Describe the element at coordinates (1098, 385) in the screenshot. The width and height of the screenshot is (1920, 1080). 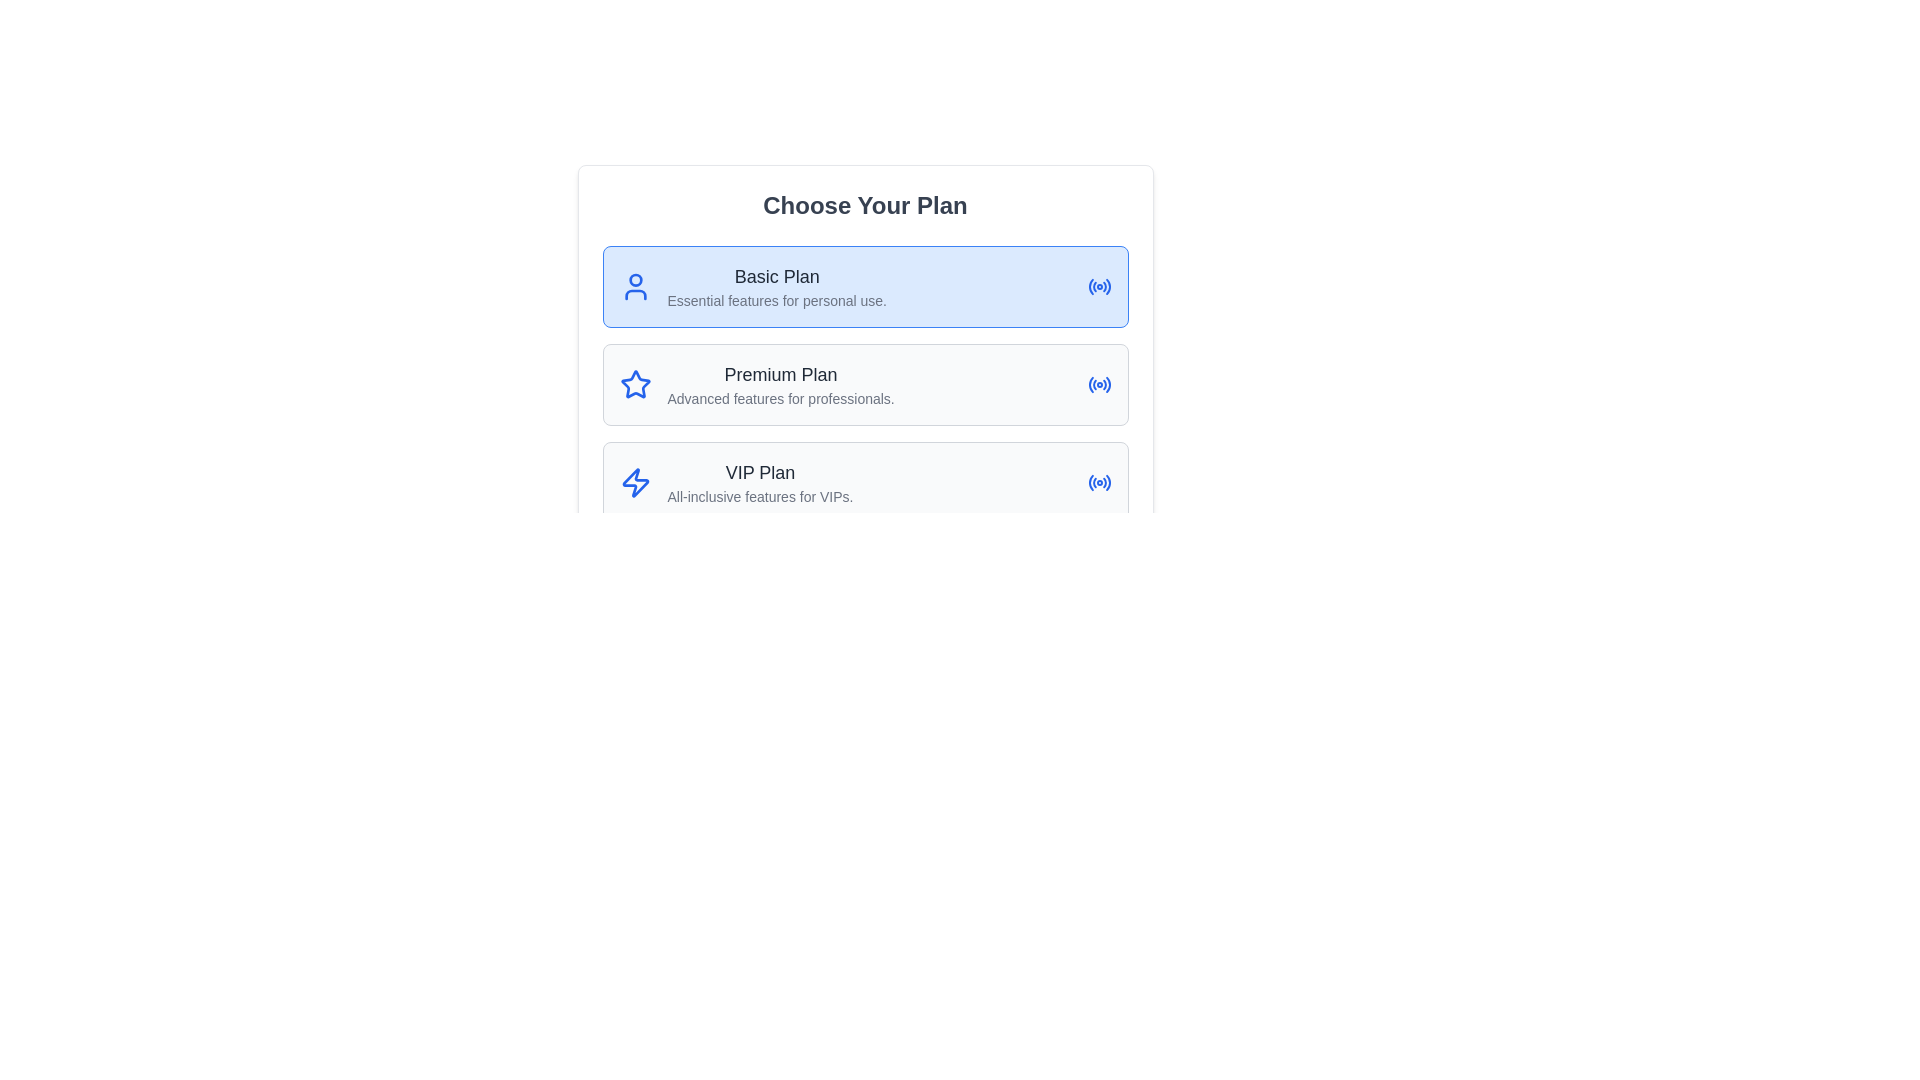
I see `the active blue circular radio button icon located in the upper-right corner of the 'Premium Plan' option box` at that location.